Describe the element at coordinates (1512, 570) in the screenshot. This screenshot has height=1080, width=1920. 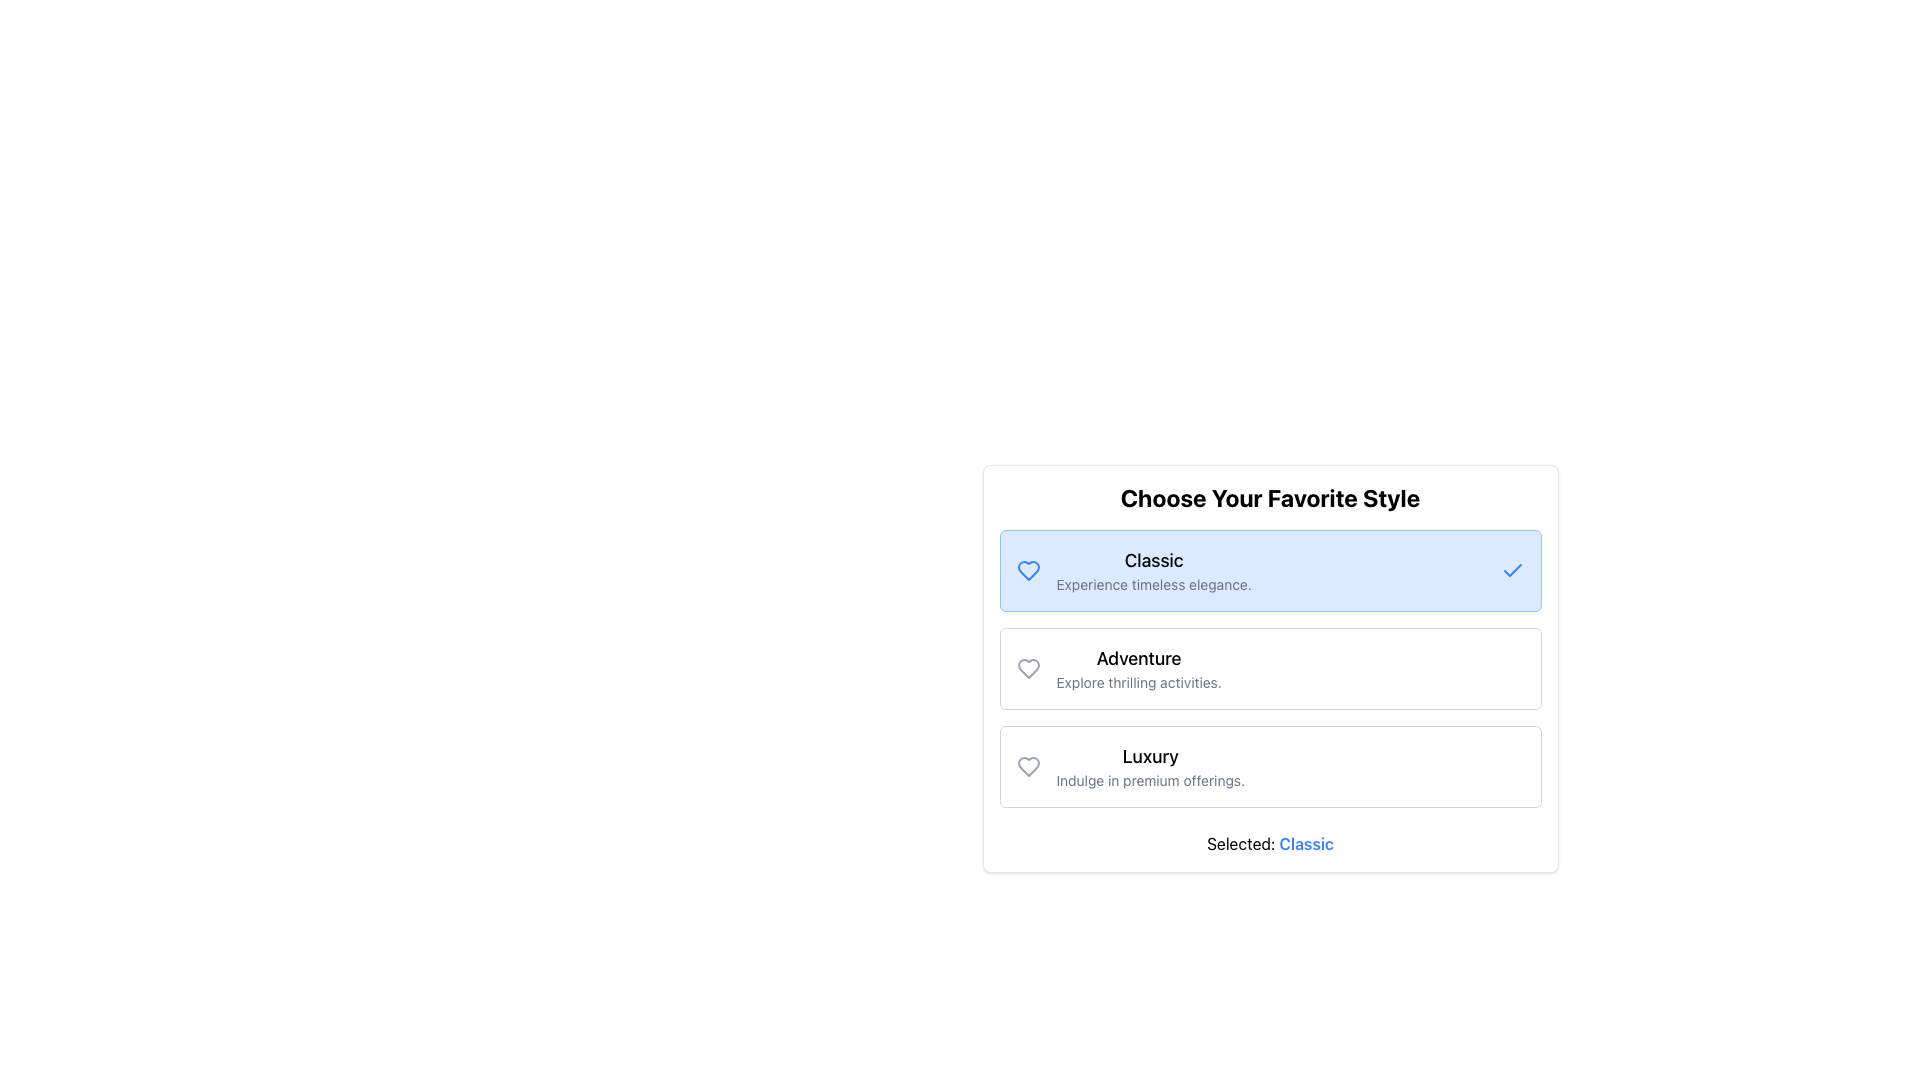
I see `the blue checkmark icon located on the right side of the selection box for the style labeled 'Classic' under the 'Choose Your Favorite Style' section` at that location.